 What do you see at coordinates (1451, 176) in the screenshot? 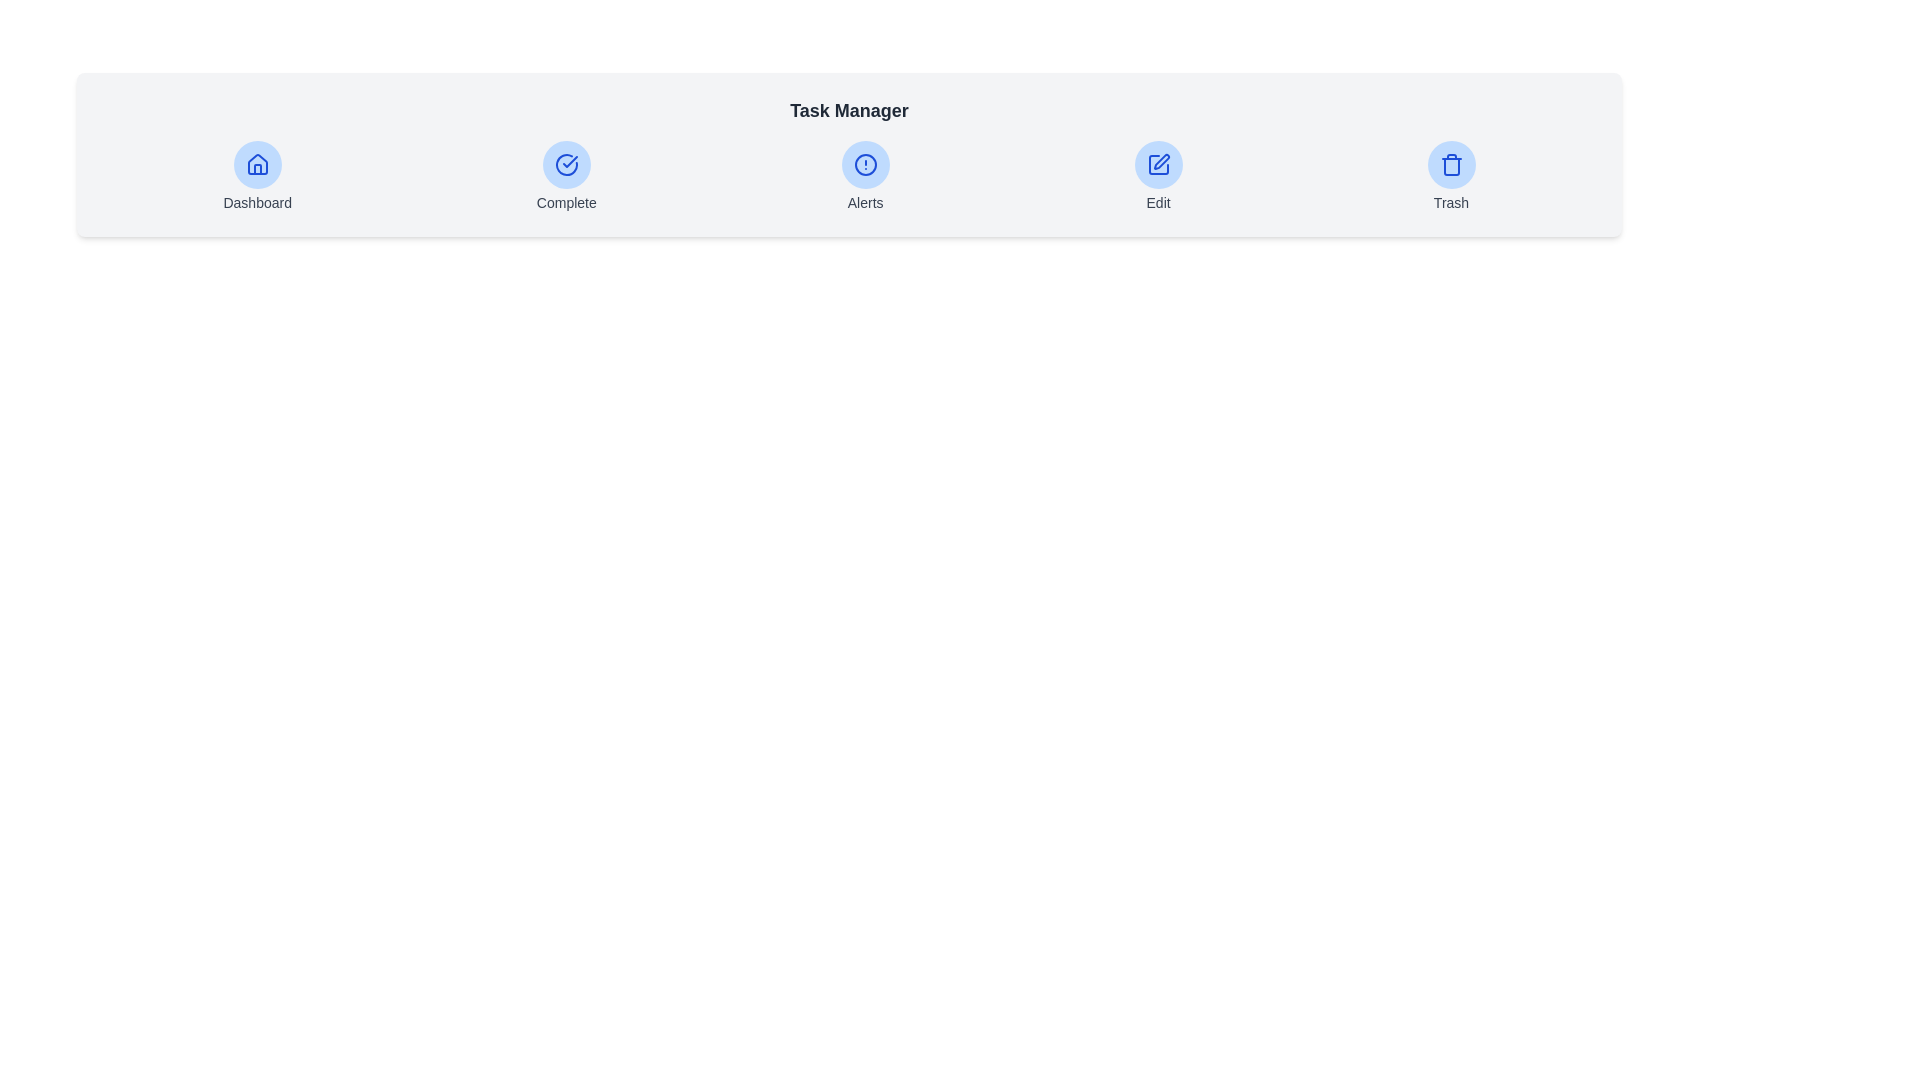
I see `the rounded blue icon button with a trash bin icon and the label 'Trash' below it` at bounding box center [1451, 176].